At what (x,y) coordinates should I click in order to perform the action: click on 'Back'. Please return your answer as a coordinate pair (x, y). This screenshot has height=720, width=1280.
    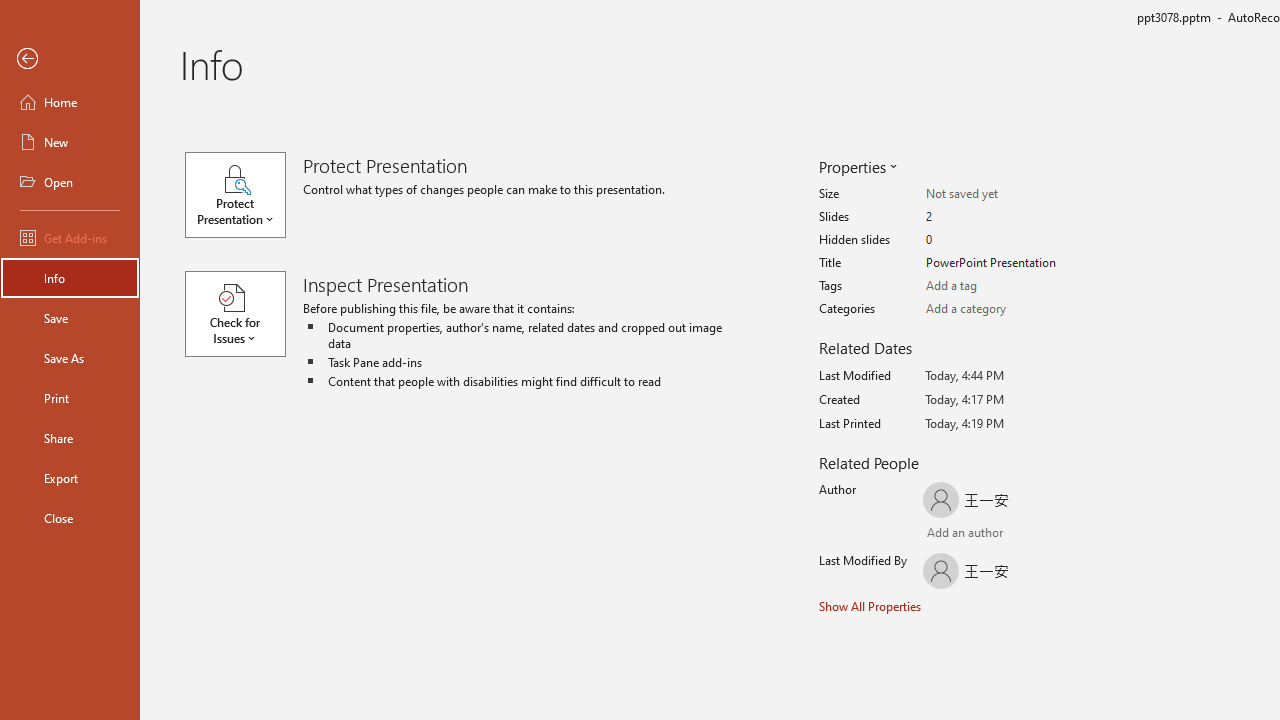
    Looking at the image, I should click on (69, 58).